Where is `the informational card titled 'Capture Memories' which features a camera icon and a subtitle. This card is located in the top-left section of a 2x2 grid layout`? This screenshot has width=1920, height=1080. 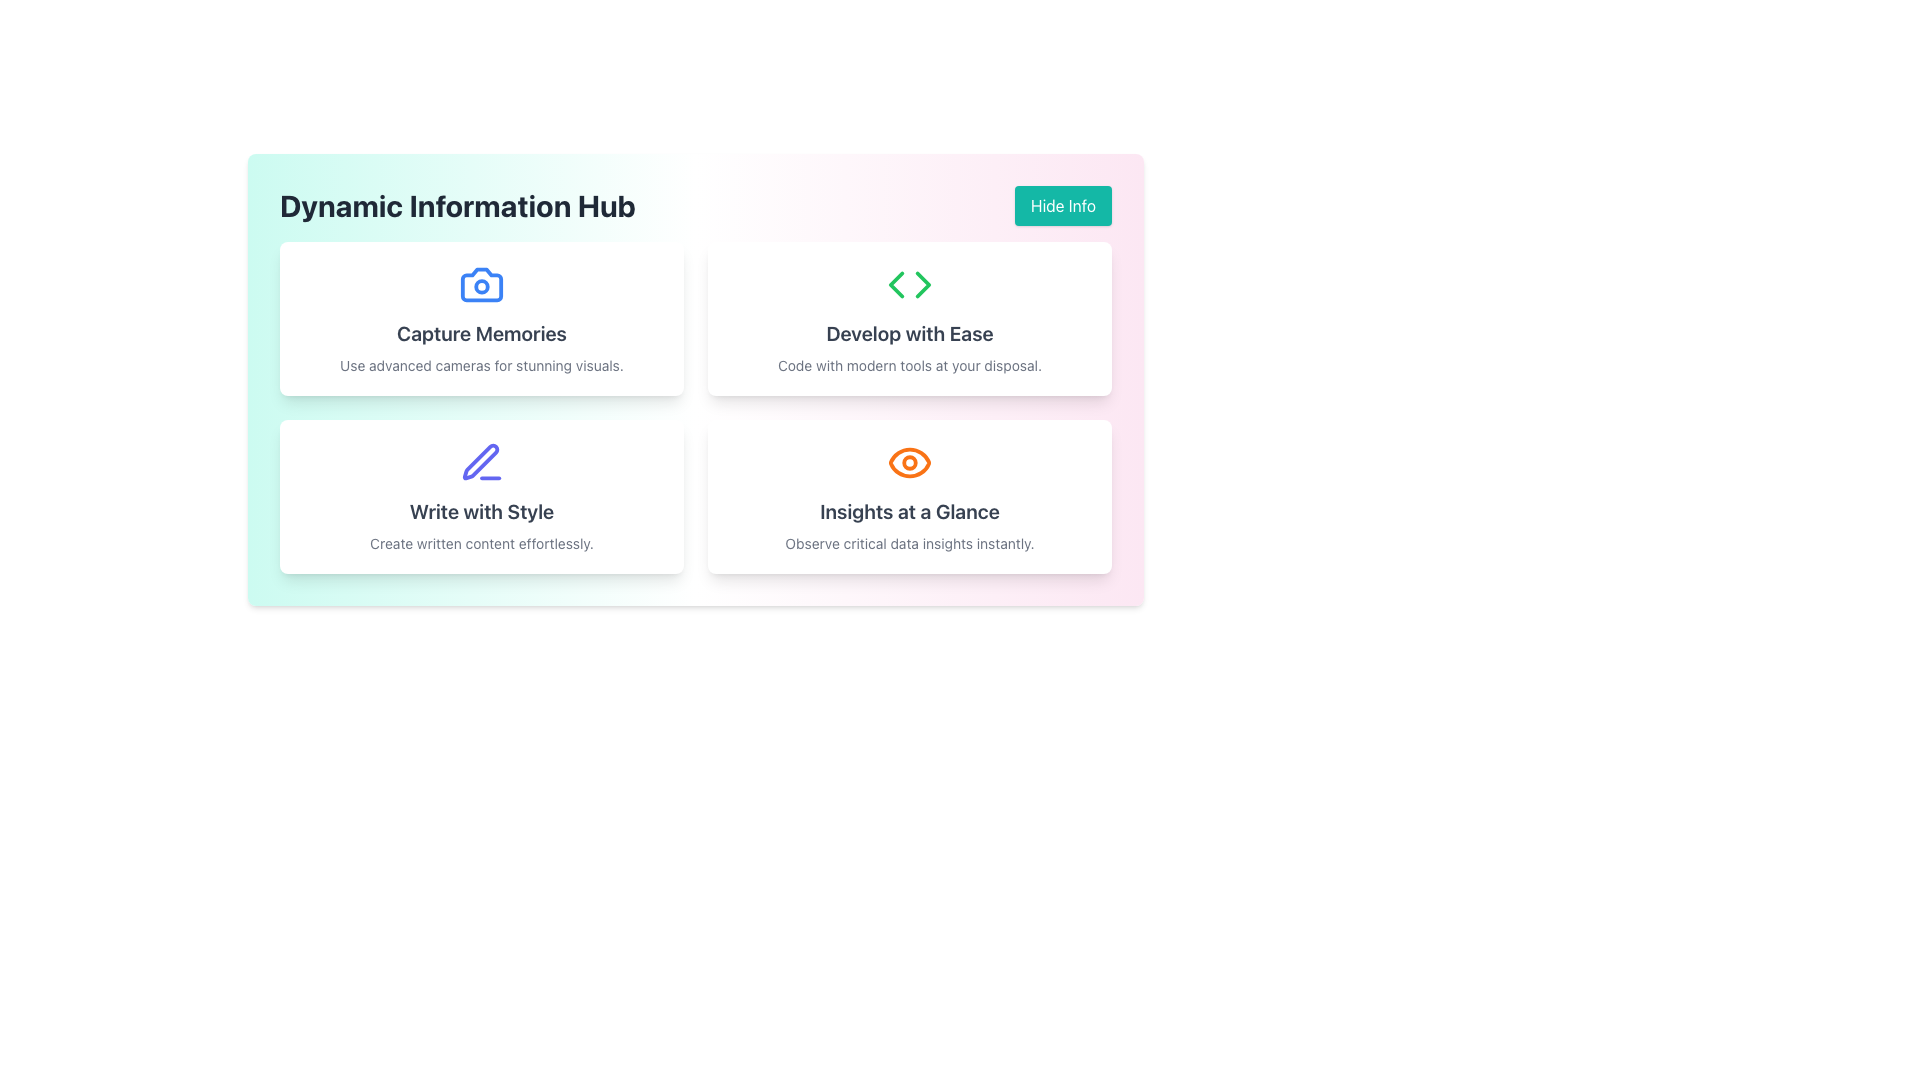
the informational card titled 'Capture Memories' which features a camera icon and a subtitle. This card is located in the top-left section of a 2x2 grid layout is located at coordinates (481, 318).